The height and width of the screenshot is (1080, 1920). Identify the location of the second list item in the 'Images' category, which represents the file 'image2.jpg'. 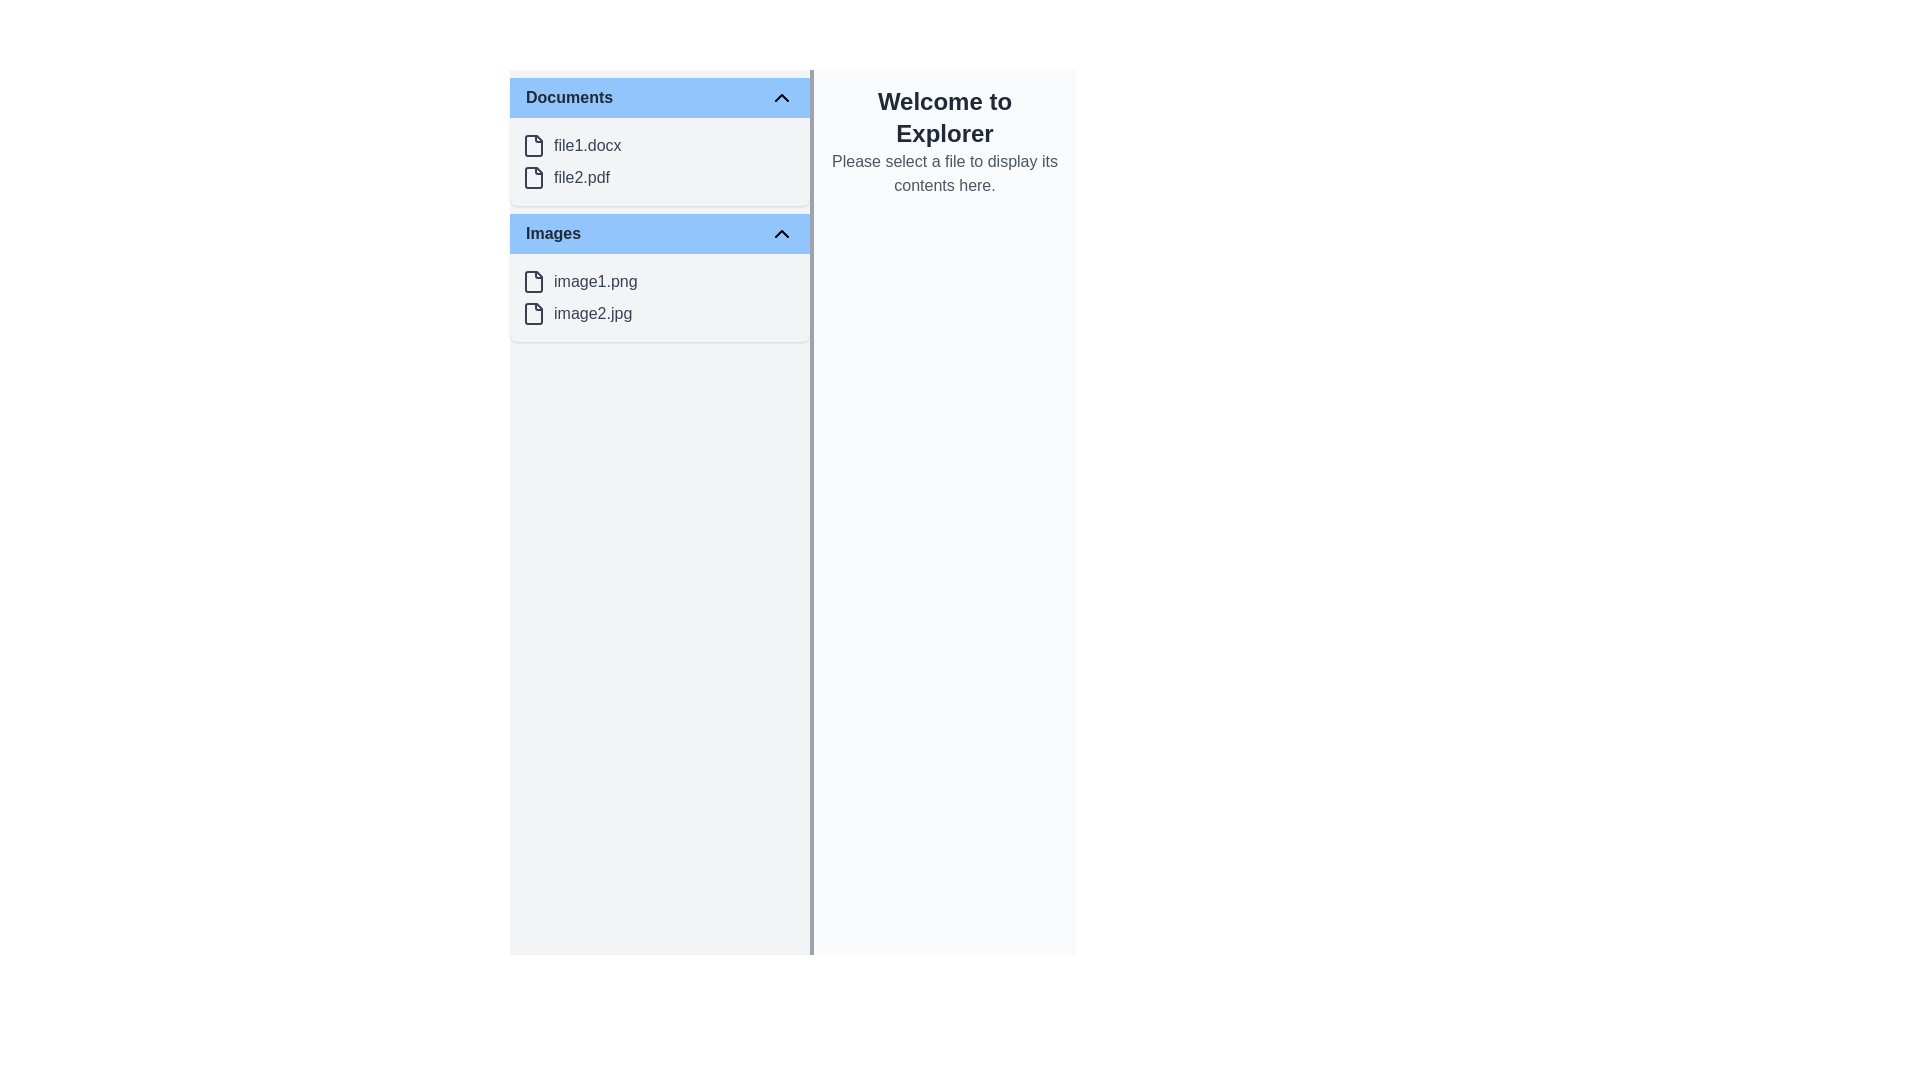
(660, 313).